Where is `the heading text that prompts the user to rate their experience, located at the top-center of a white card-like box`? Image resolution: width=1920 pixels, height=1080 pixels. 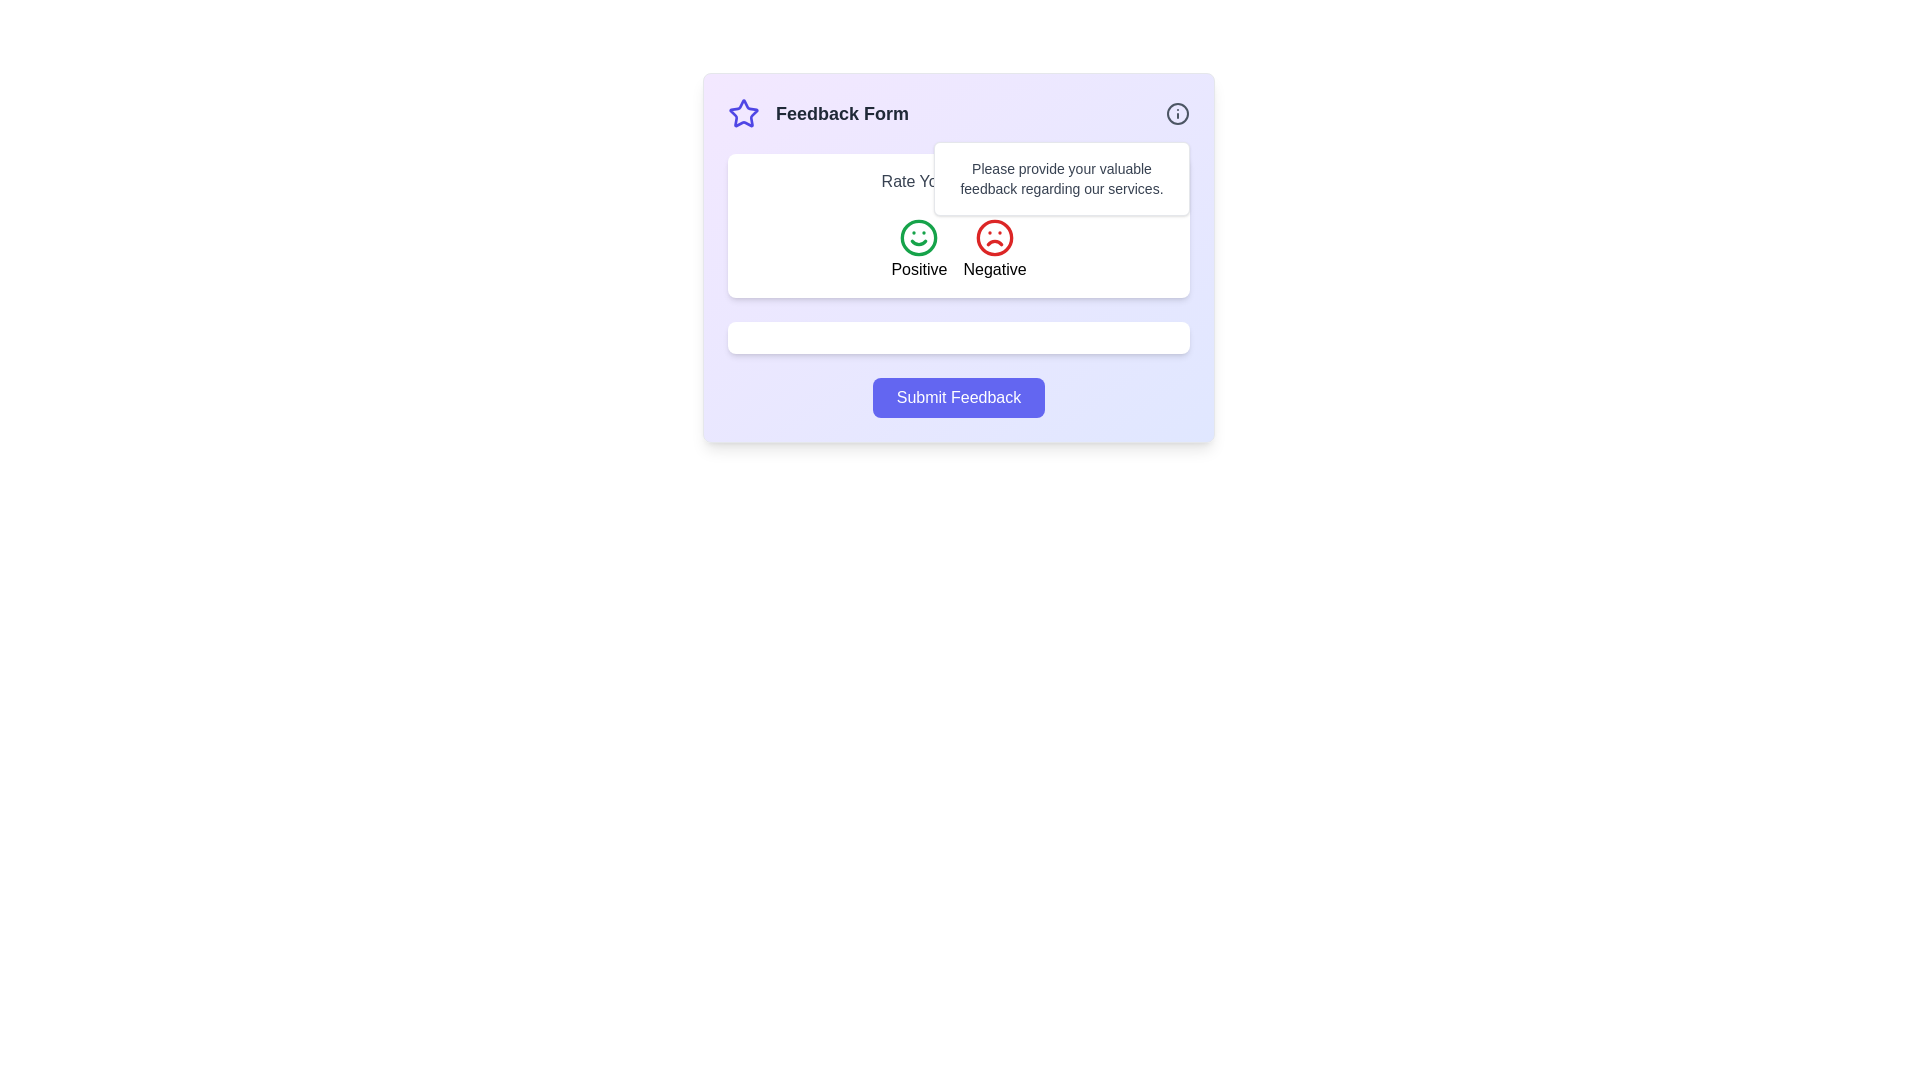
the heading text that prompts the user to rate their experience, located at the top-center of a white card-like box is located at coordinates (958, 181).